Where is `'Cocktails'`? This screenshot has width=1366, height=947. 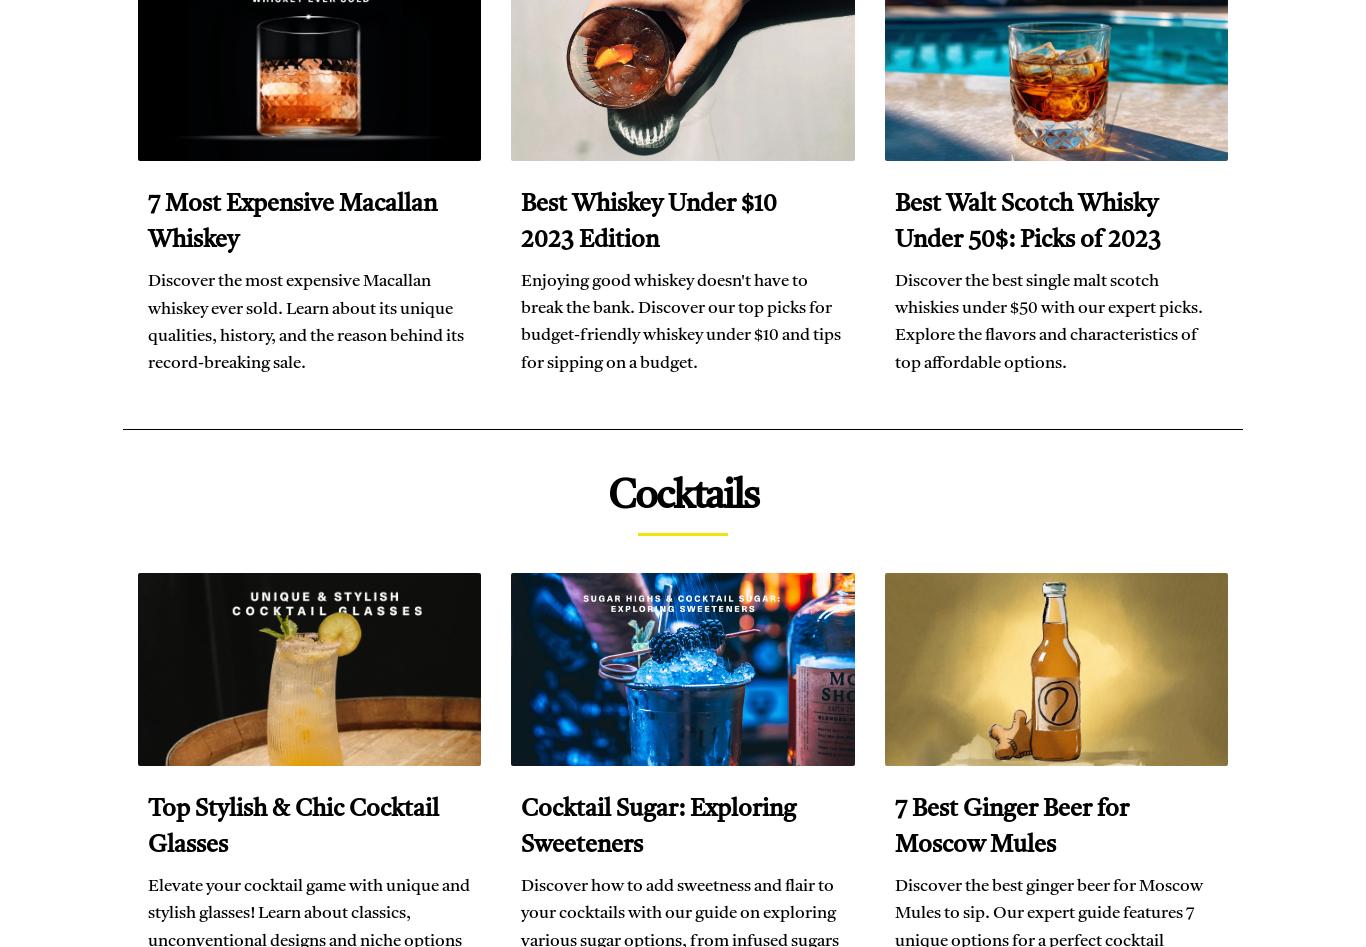 'Cocktails' is located at coordinates (683, 497).